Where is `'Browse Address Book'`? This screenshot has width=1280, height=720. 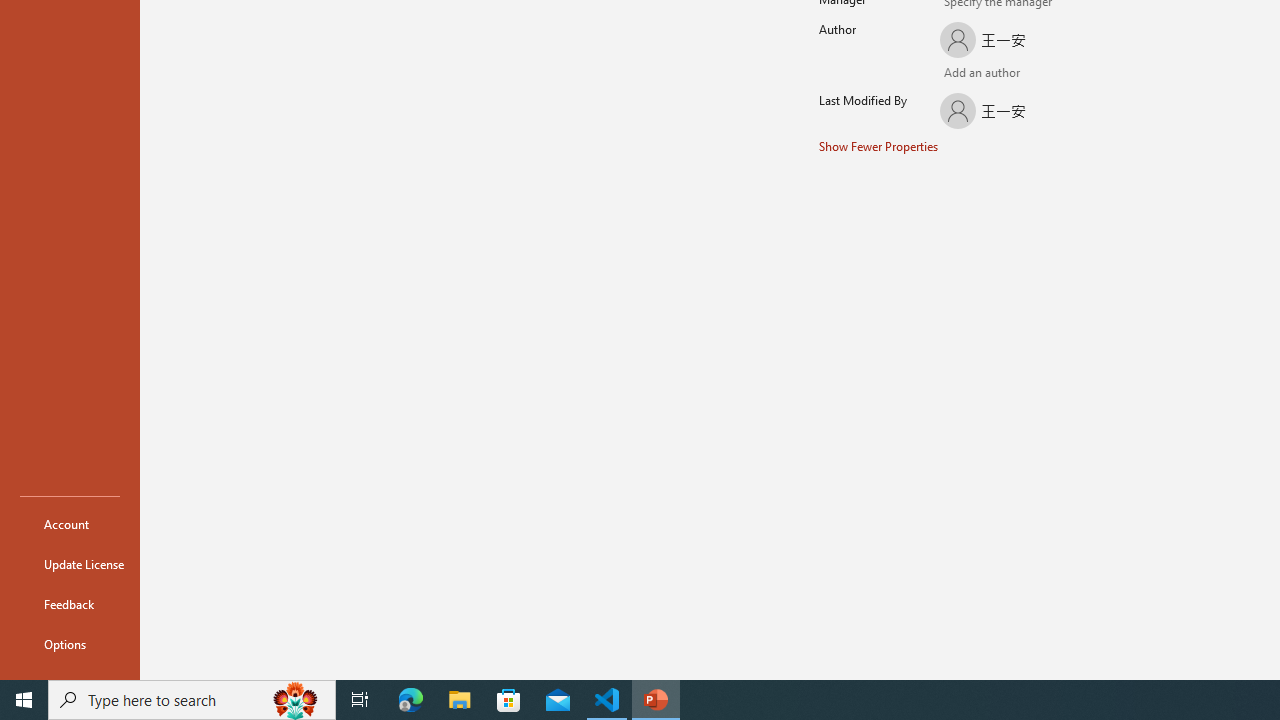
'Browse Address Book' is located at coordinates (1046, 74).